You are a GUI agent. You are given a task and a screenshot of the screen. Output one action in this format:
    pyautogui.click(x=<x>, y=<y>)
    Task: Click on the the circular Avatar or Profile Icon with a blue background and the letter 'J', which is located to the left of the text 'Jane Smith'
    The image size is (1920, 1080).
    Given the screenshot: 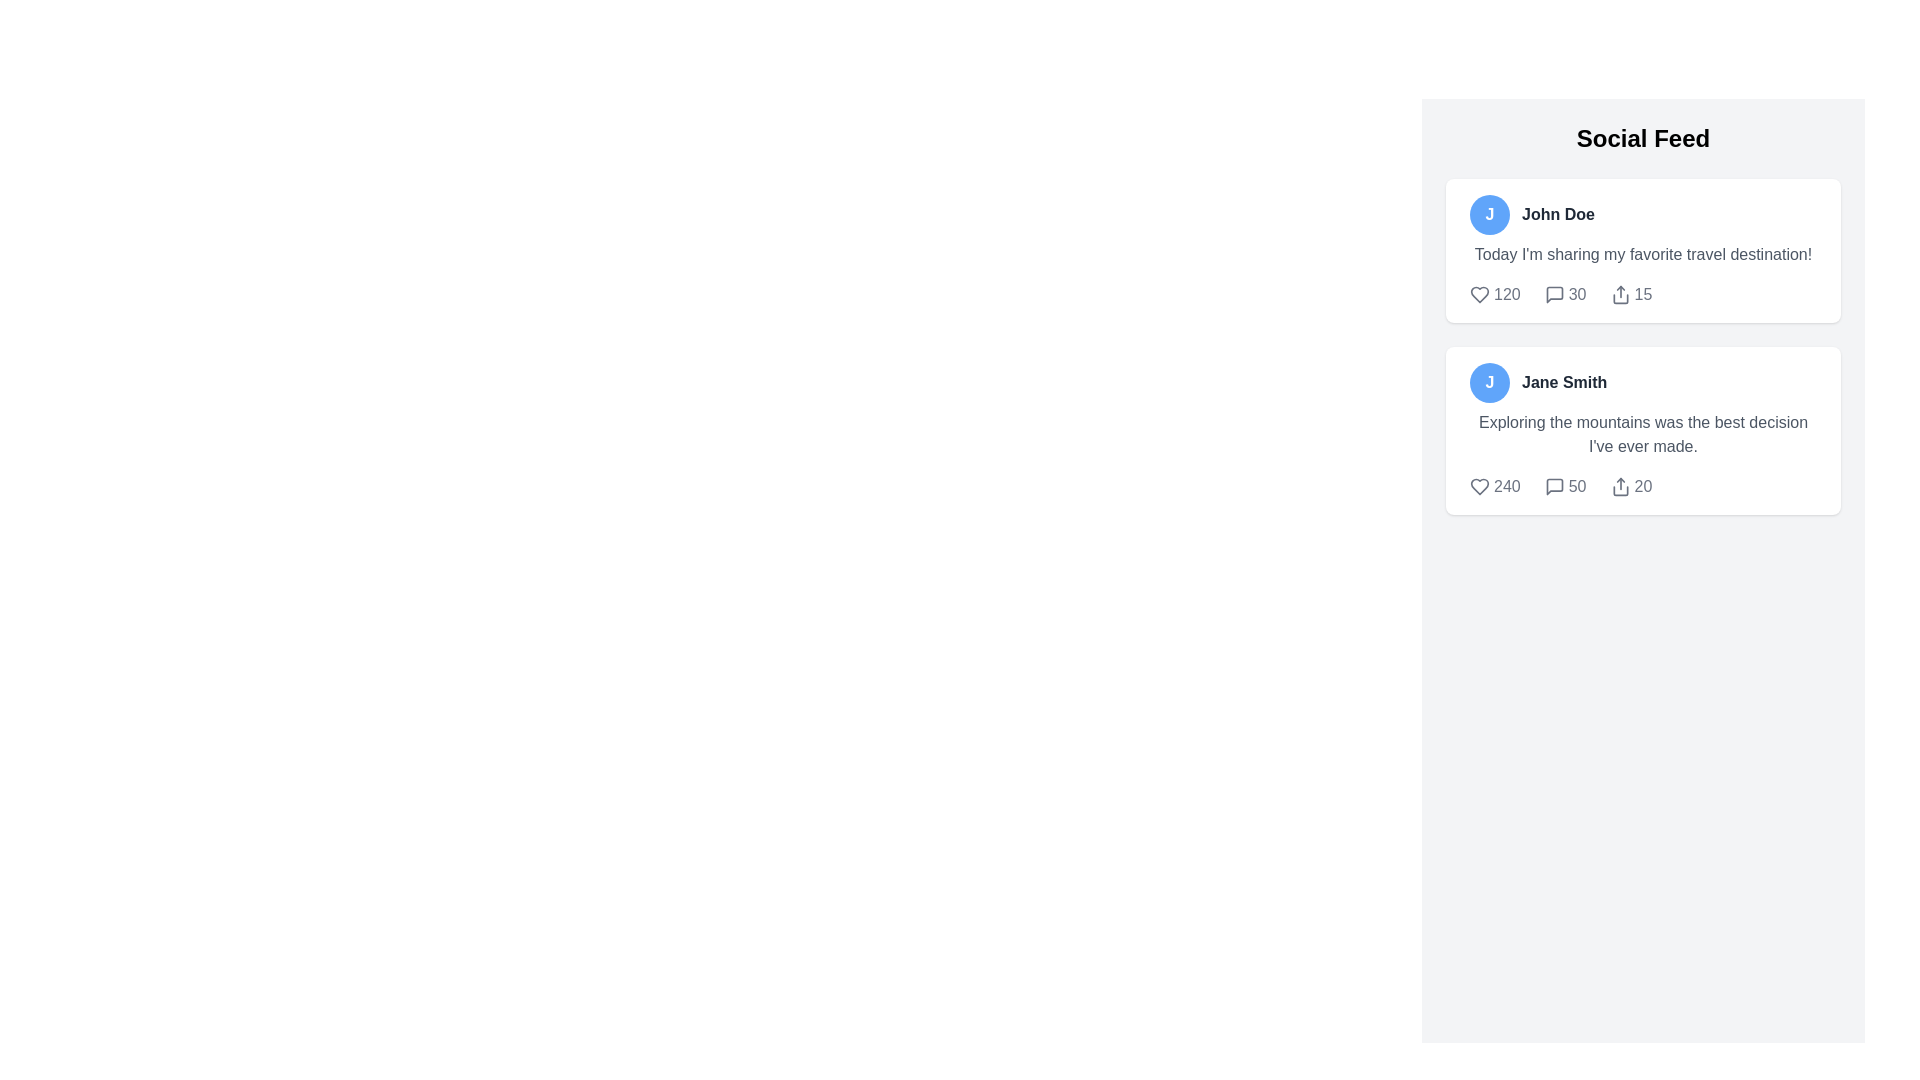 What is the action you would take?
    pyautogui.click(x=1489, y=382)
    